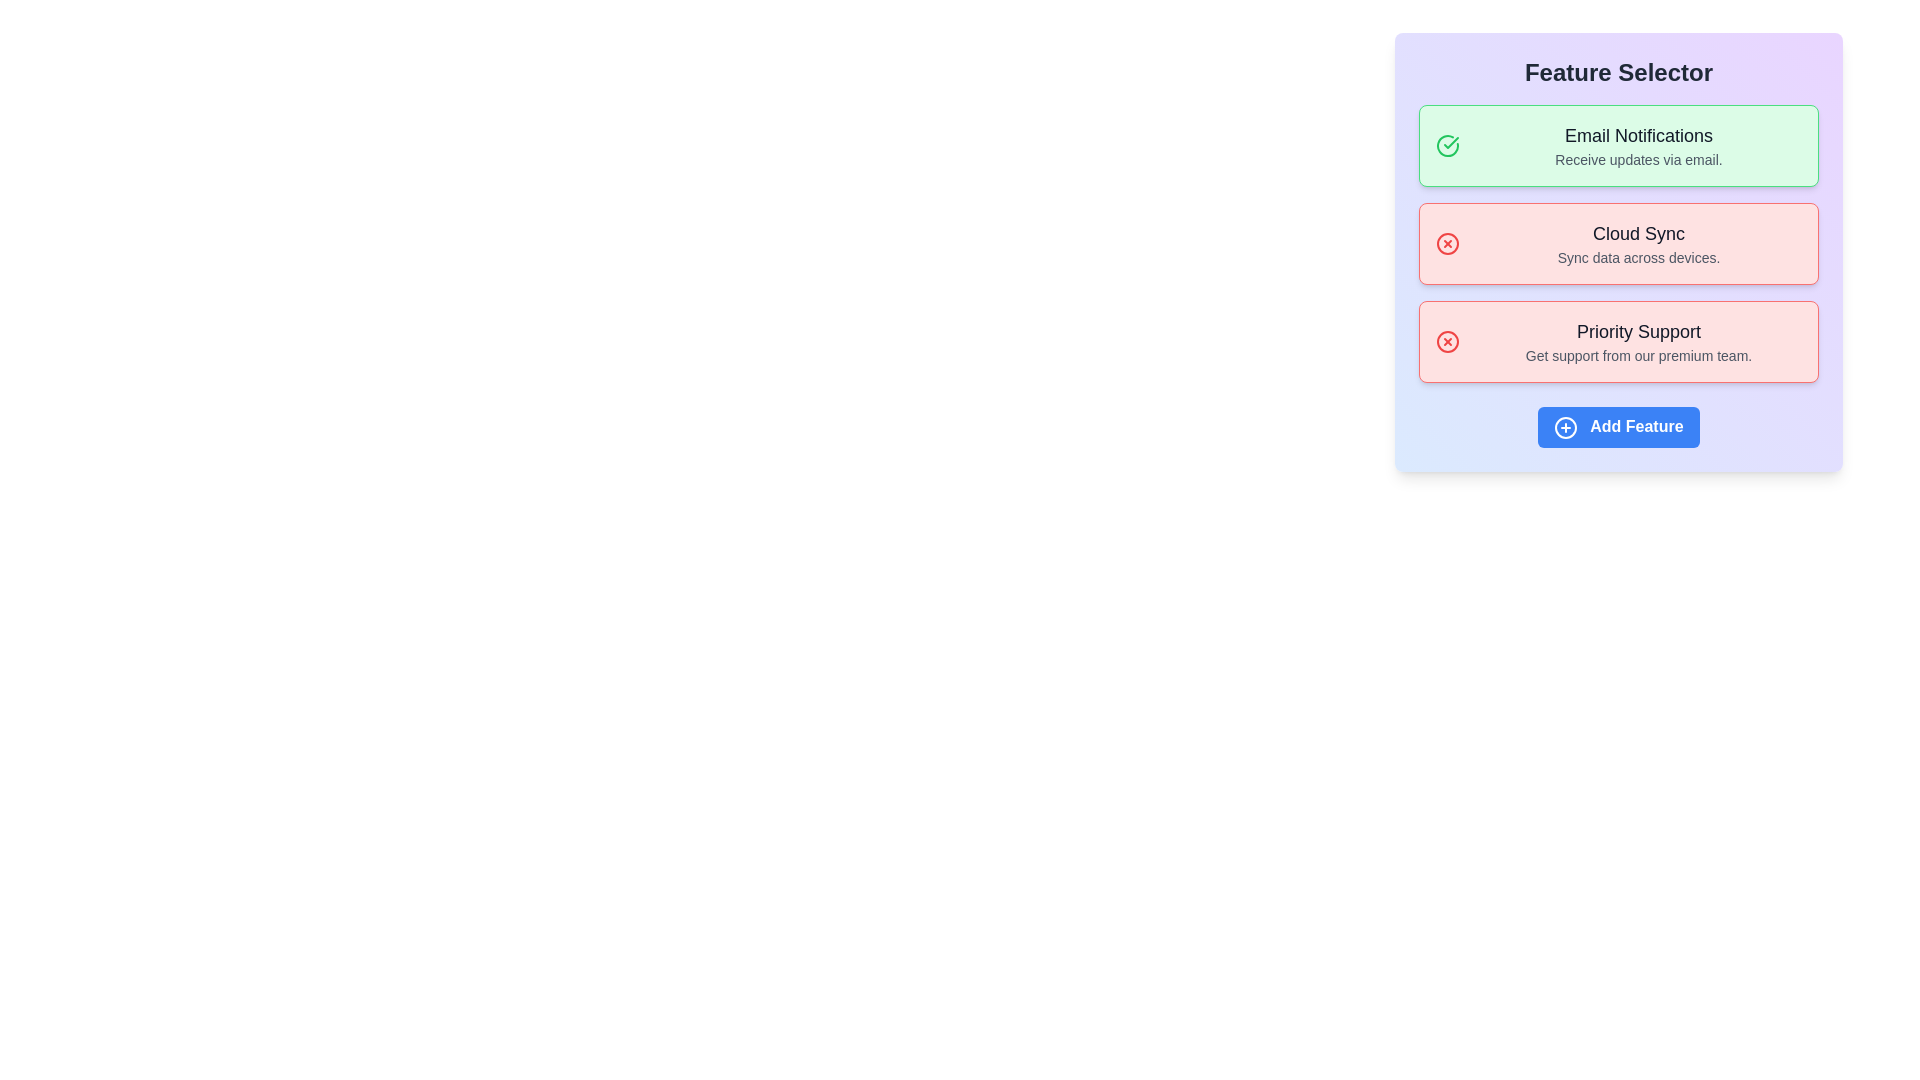  Describe the element at coordinates (1618, 426) in the screenshot. I see `the sole button within the 'Feature Selector' section, located at the bottom of the interface` at that location.